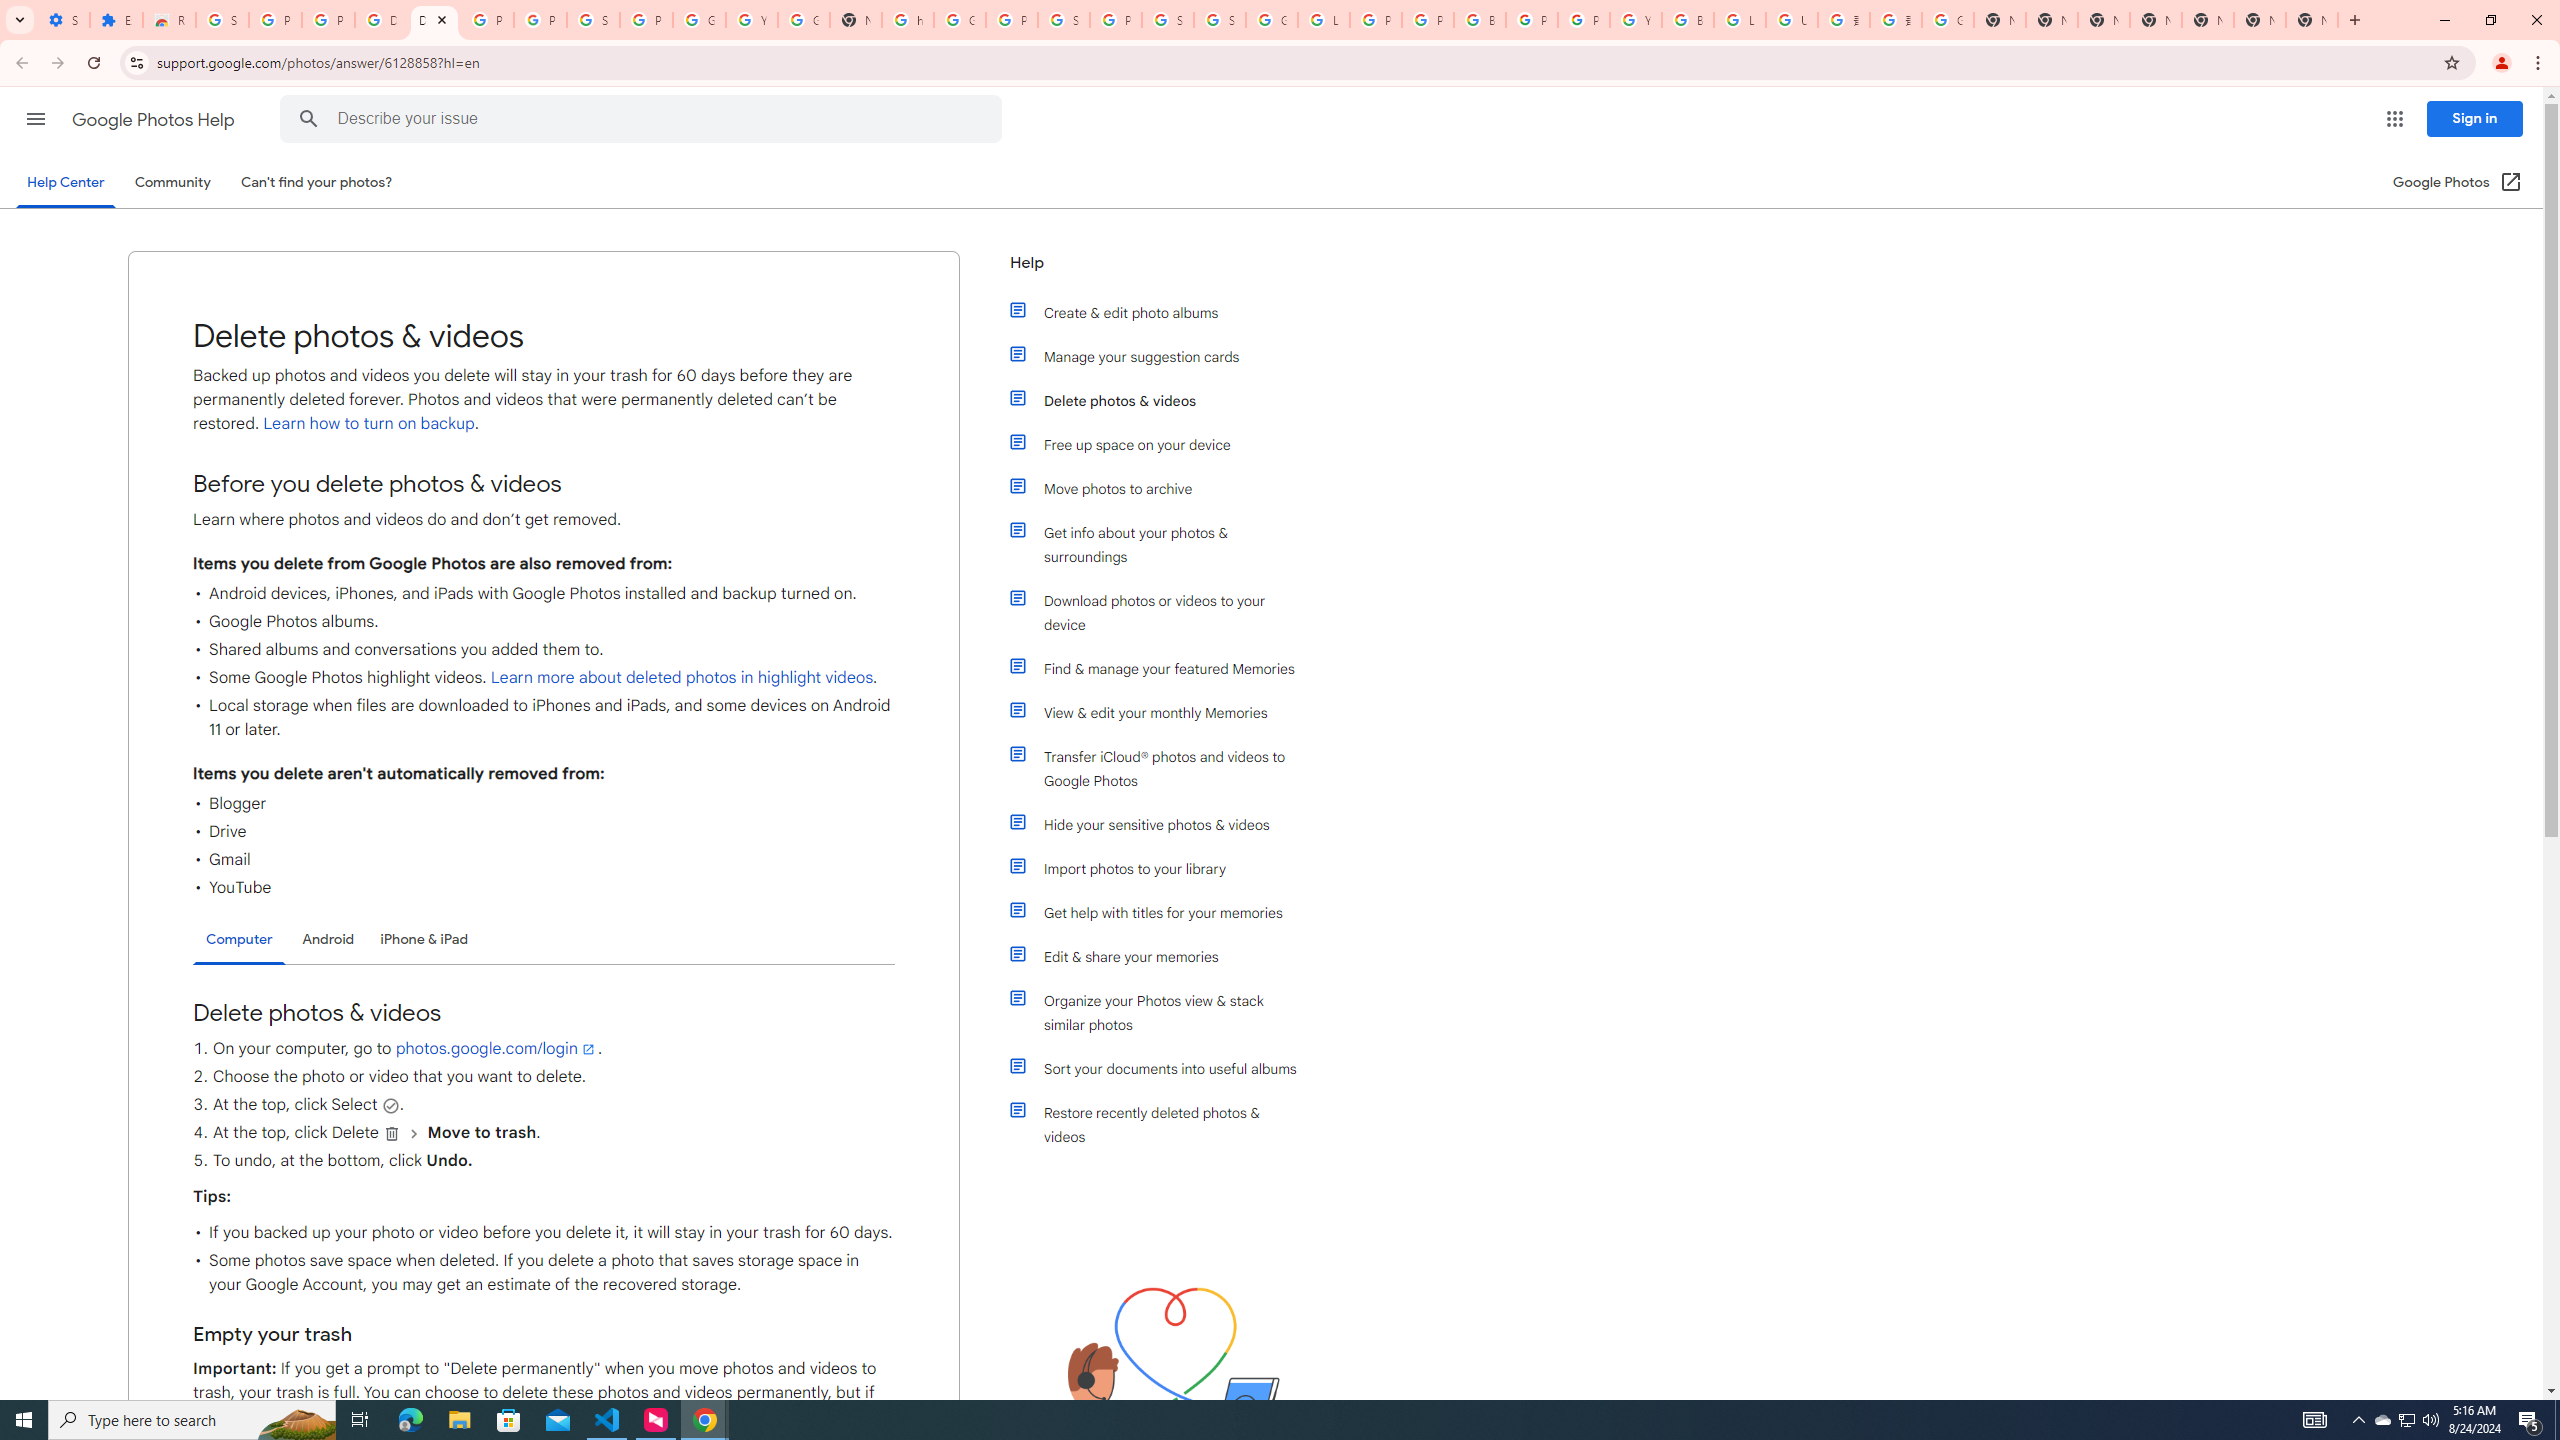 The image size is (2560, 1440). Describe the element at coordinates (496, 1049) in the screenshot. I see `'photos.google.com/login'` at that location.